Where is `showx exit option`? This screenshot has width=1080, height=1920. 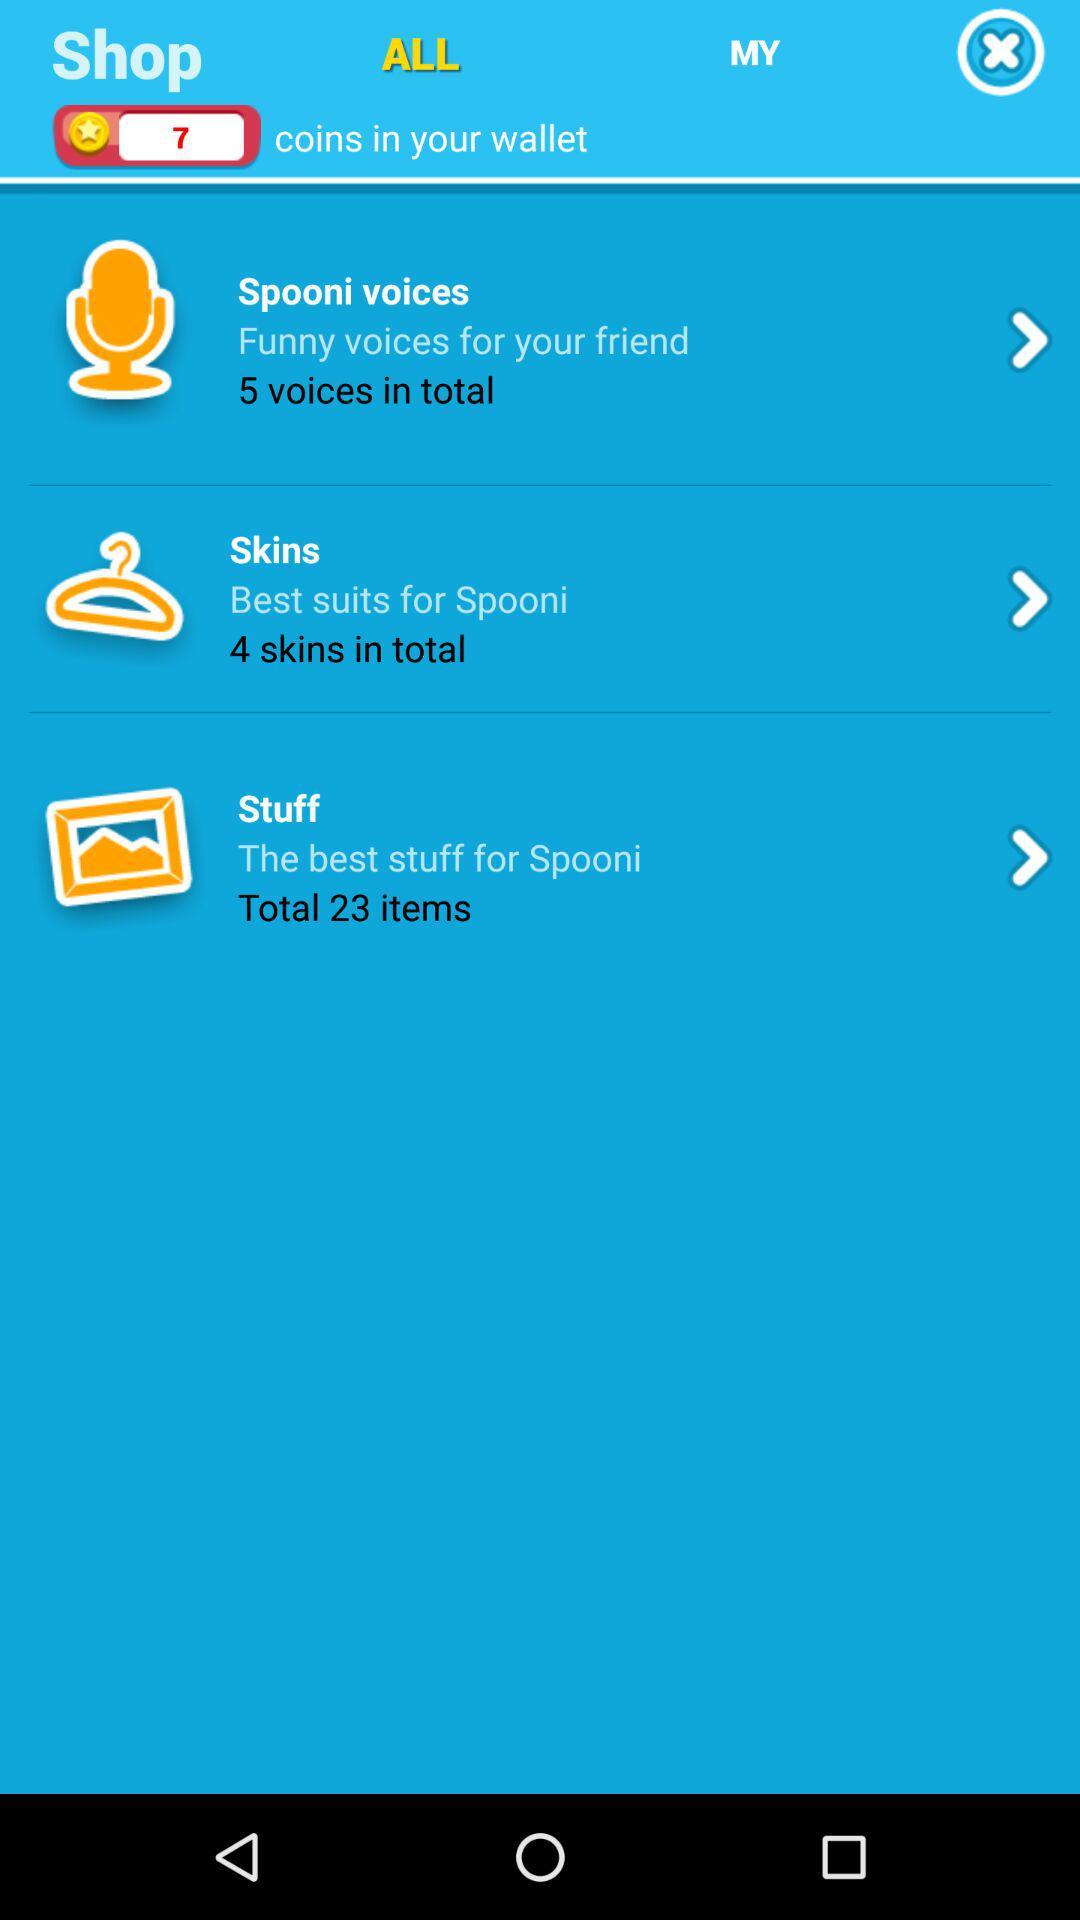
showx exit option is located at coordinates (1000, 52).